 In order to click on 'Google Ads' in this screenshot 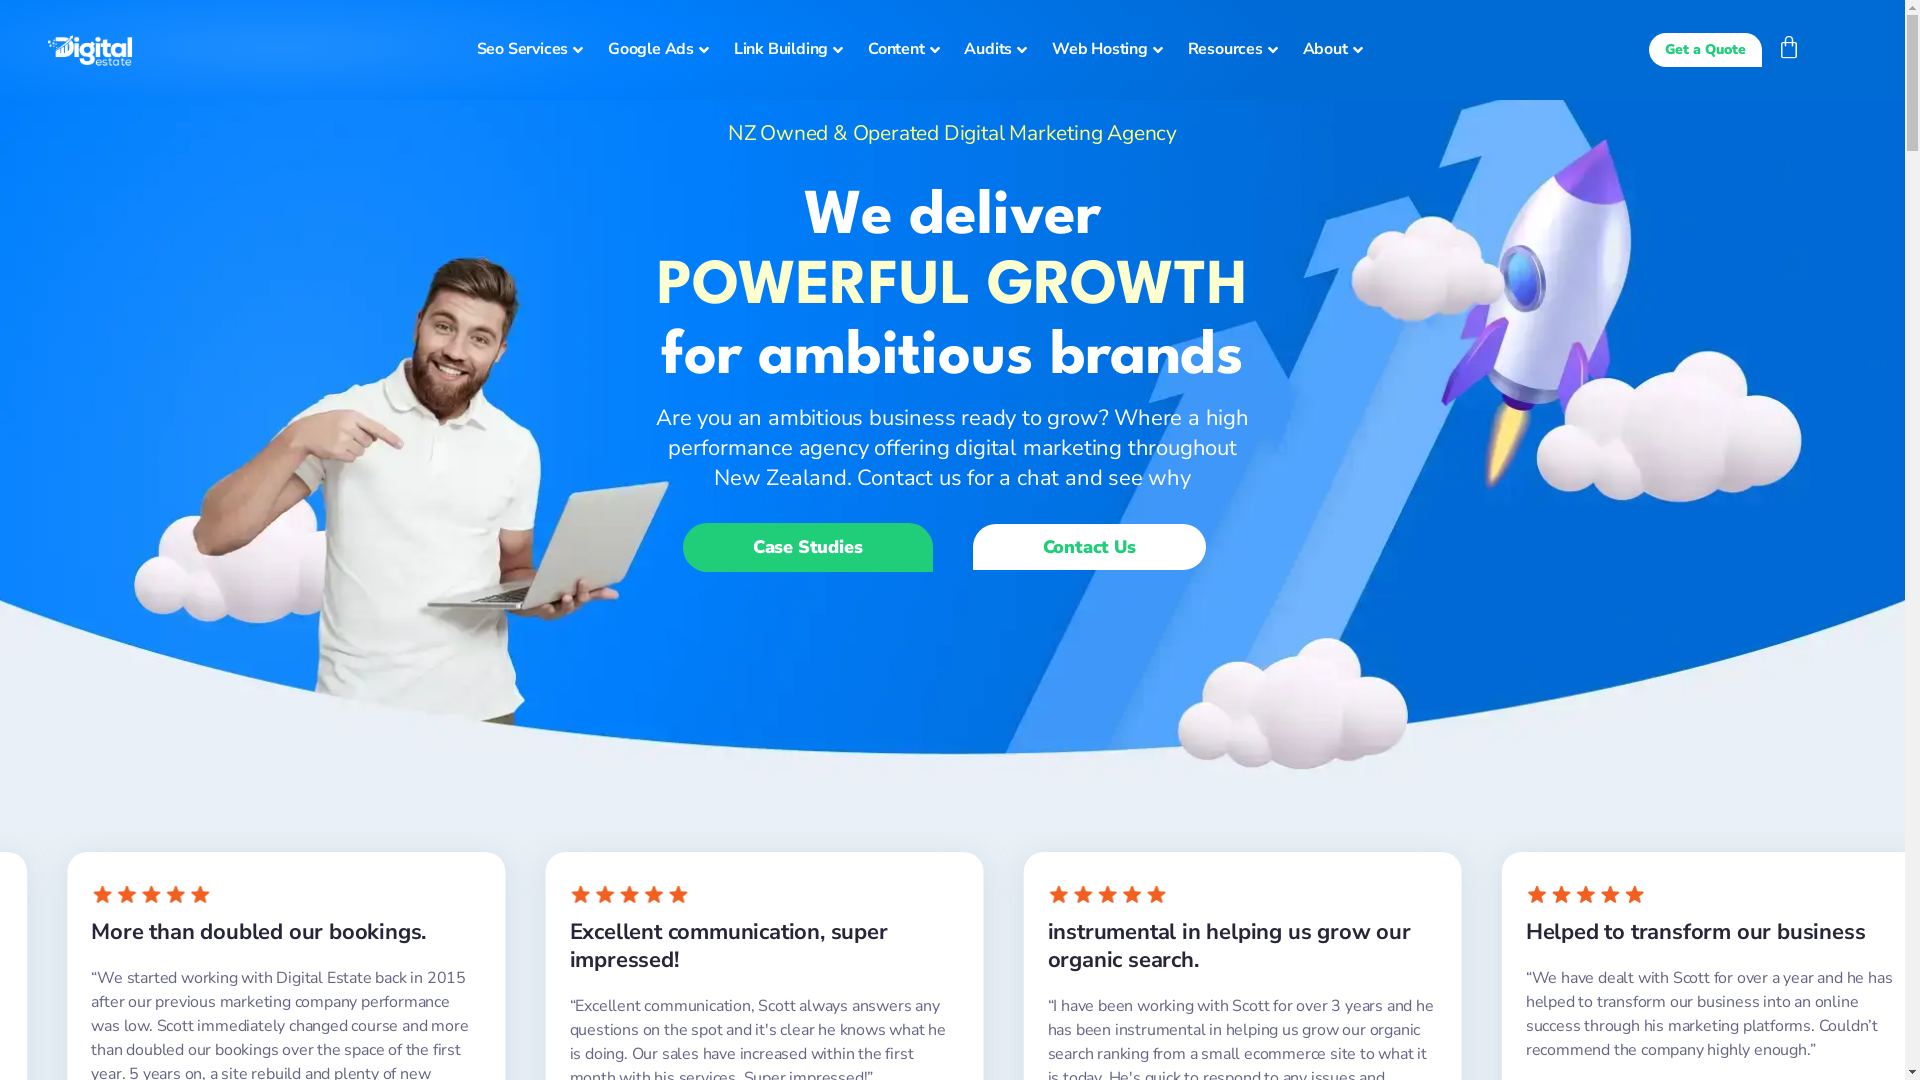, I will do `click(661, 49)`.